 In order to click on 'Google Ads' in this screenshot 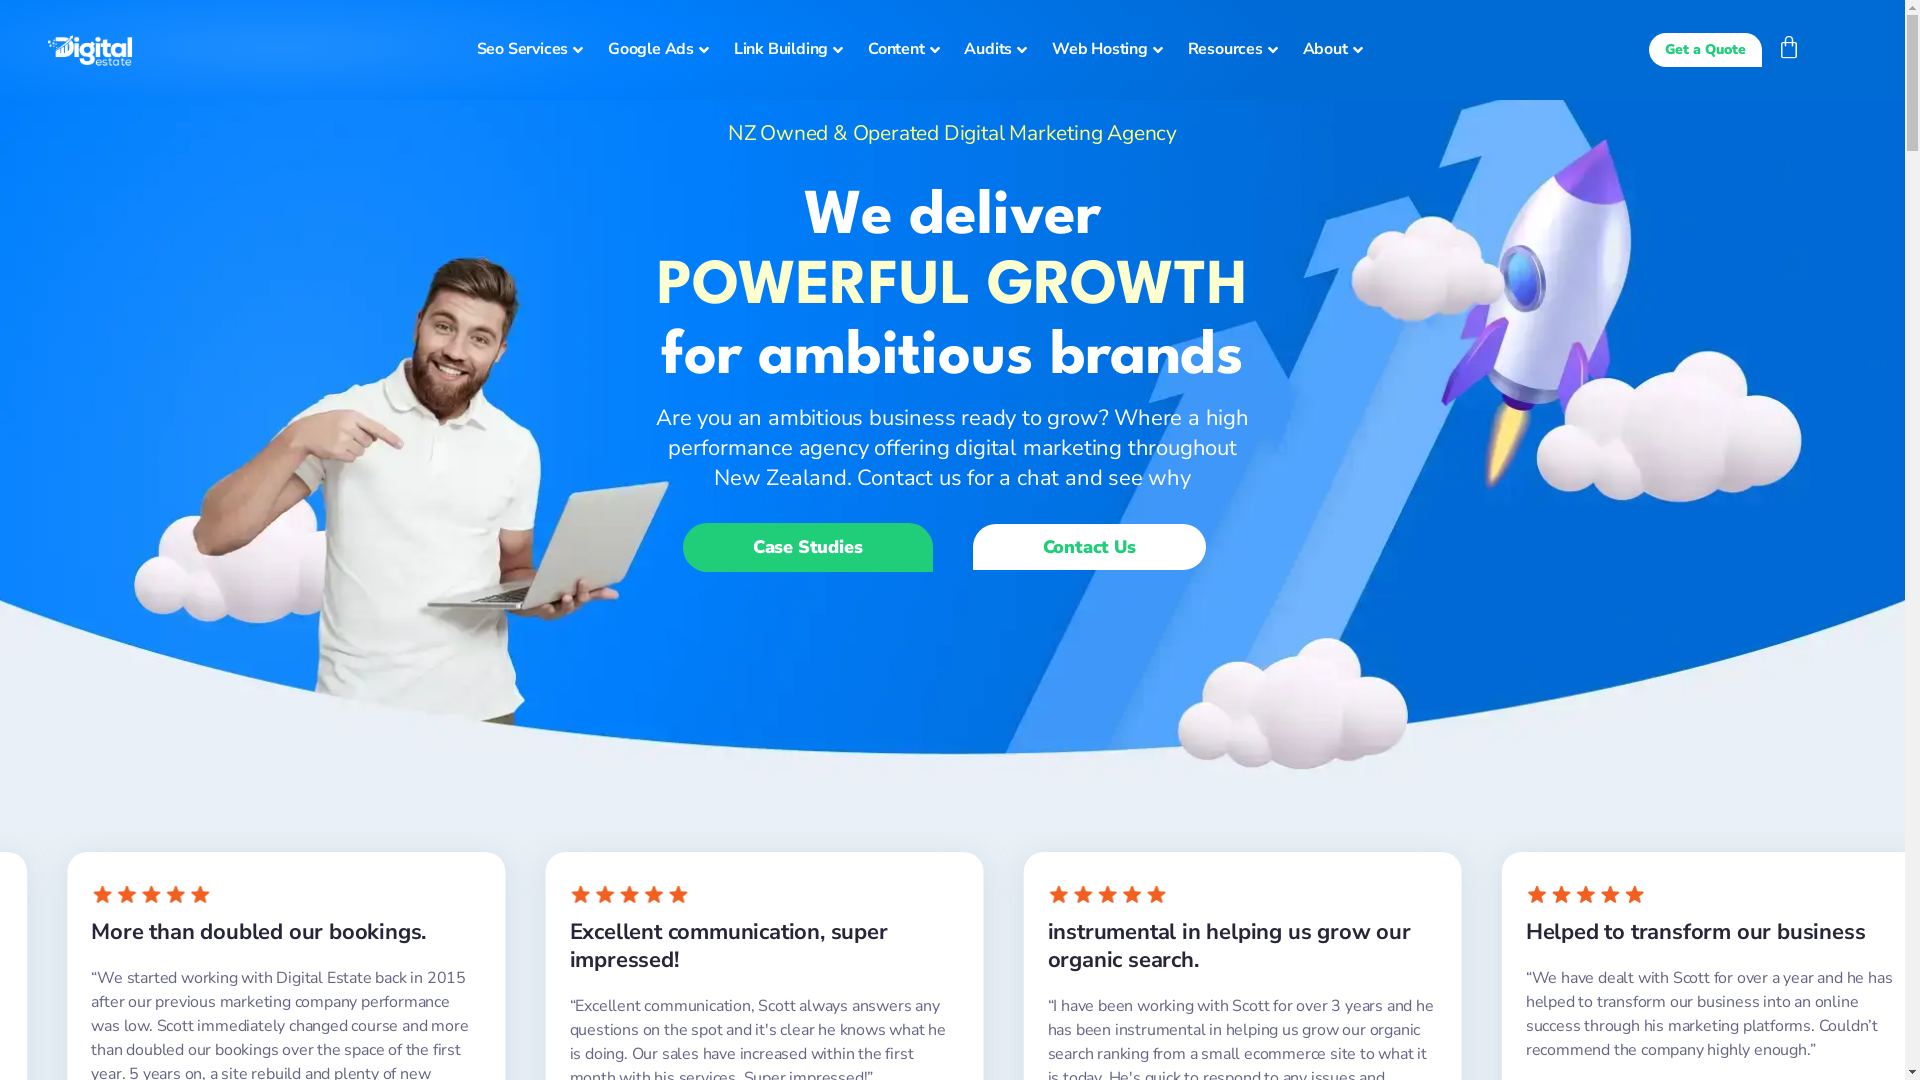, I will do `click(661, 49)`.